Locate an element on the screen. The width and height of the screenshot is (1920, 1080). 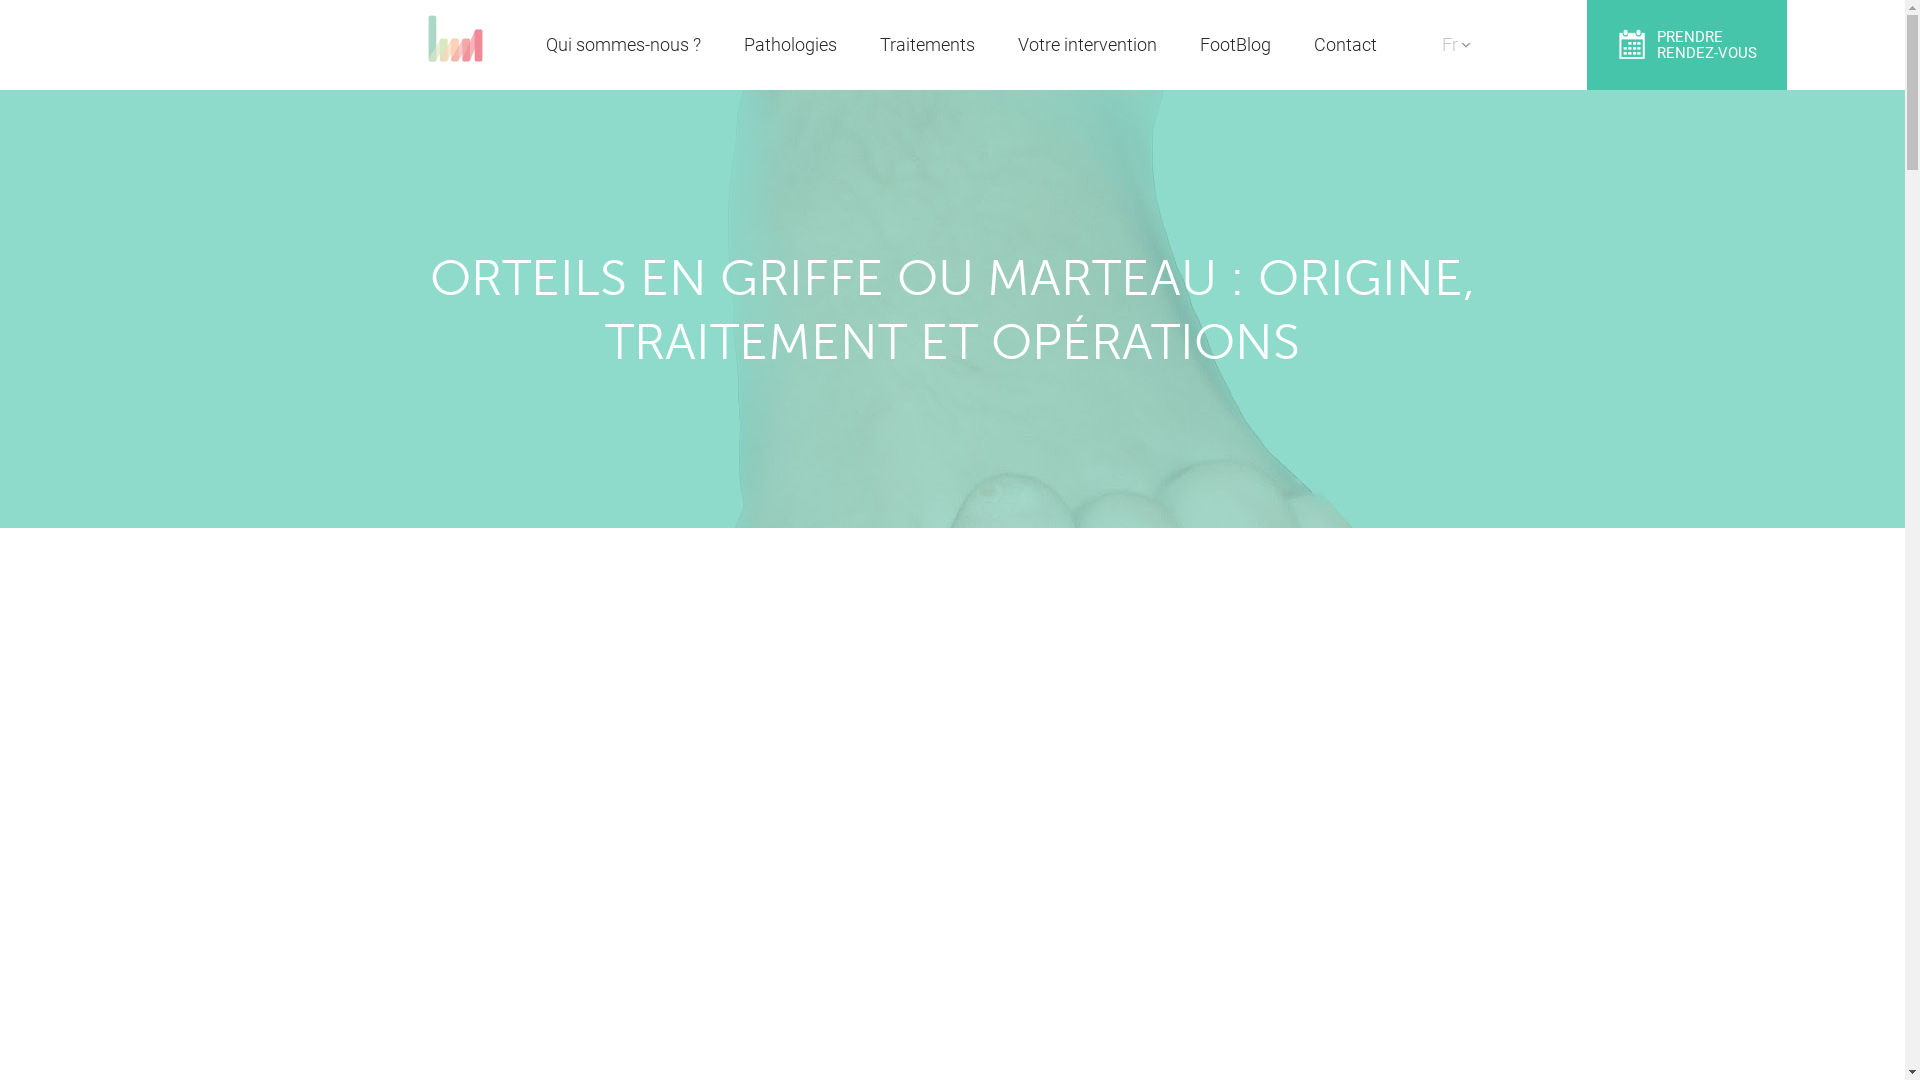
'FootBlog' is located at coordinates (1234, 45).